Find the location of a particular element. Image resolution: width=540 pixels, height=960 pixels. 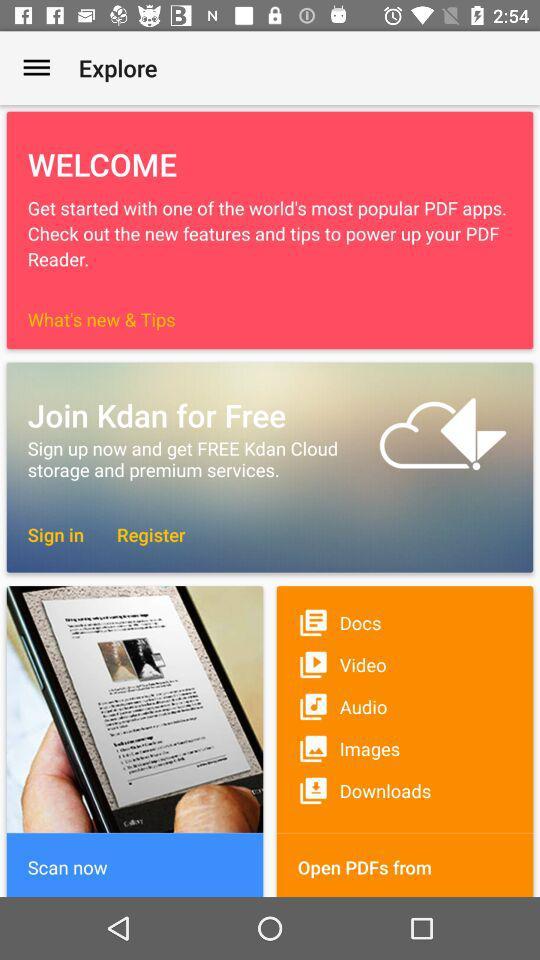

the downloads item is located at coordinates (405, 790).